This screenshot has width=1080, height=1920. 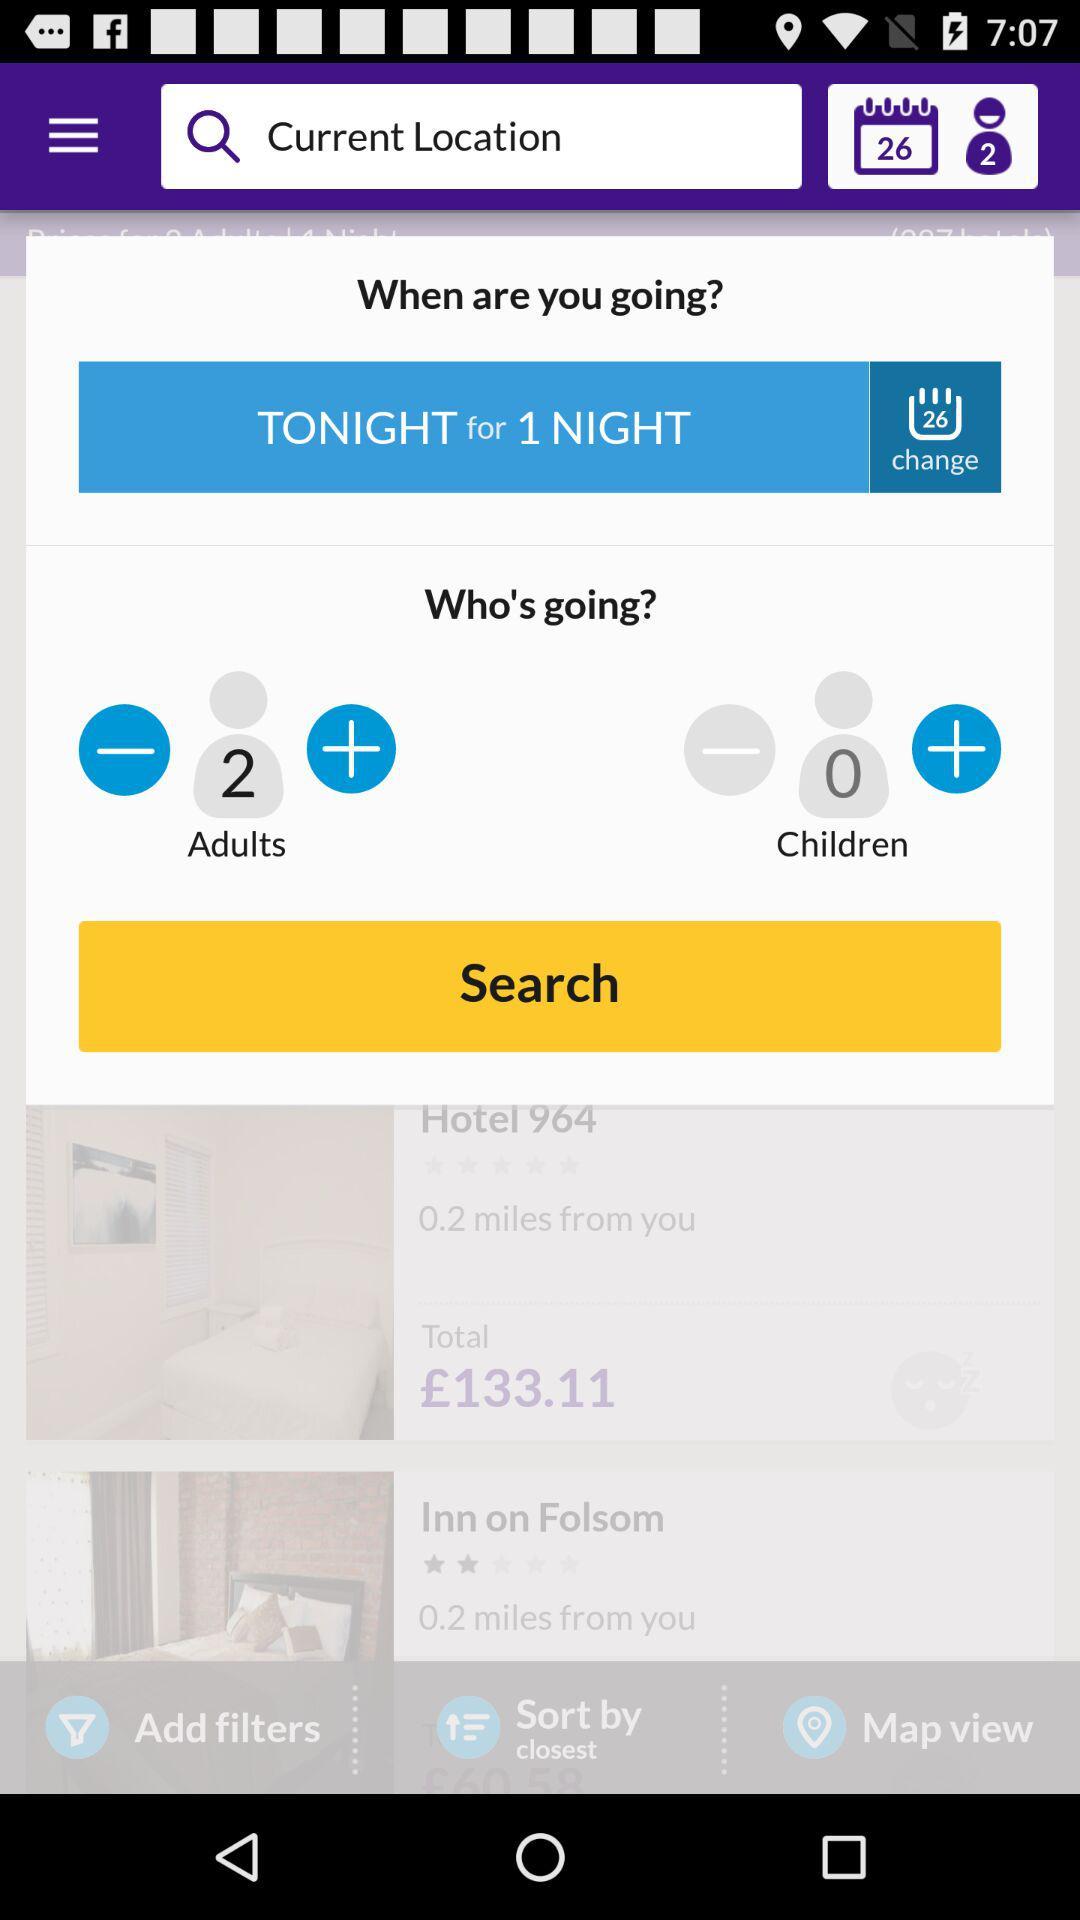 What do you see at coordinates (729, 783) in the screenshot?
I see `the minus icon` at bounding box center [729, 783].